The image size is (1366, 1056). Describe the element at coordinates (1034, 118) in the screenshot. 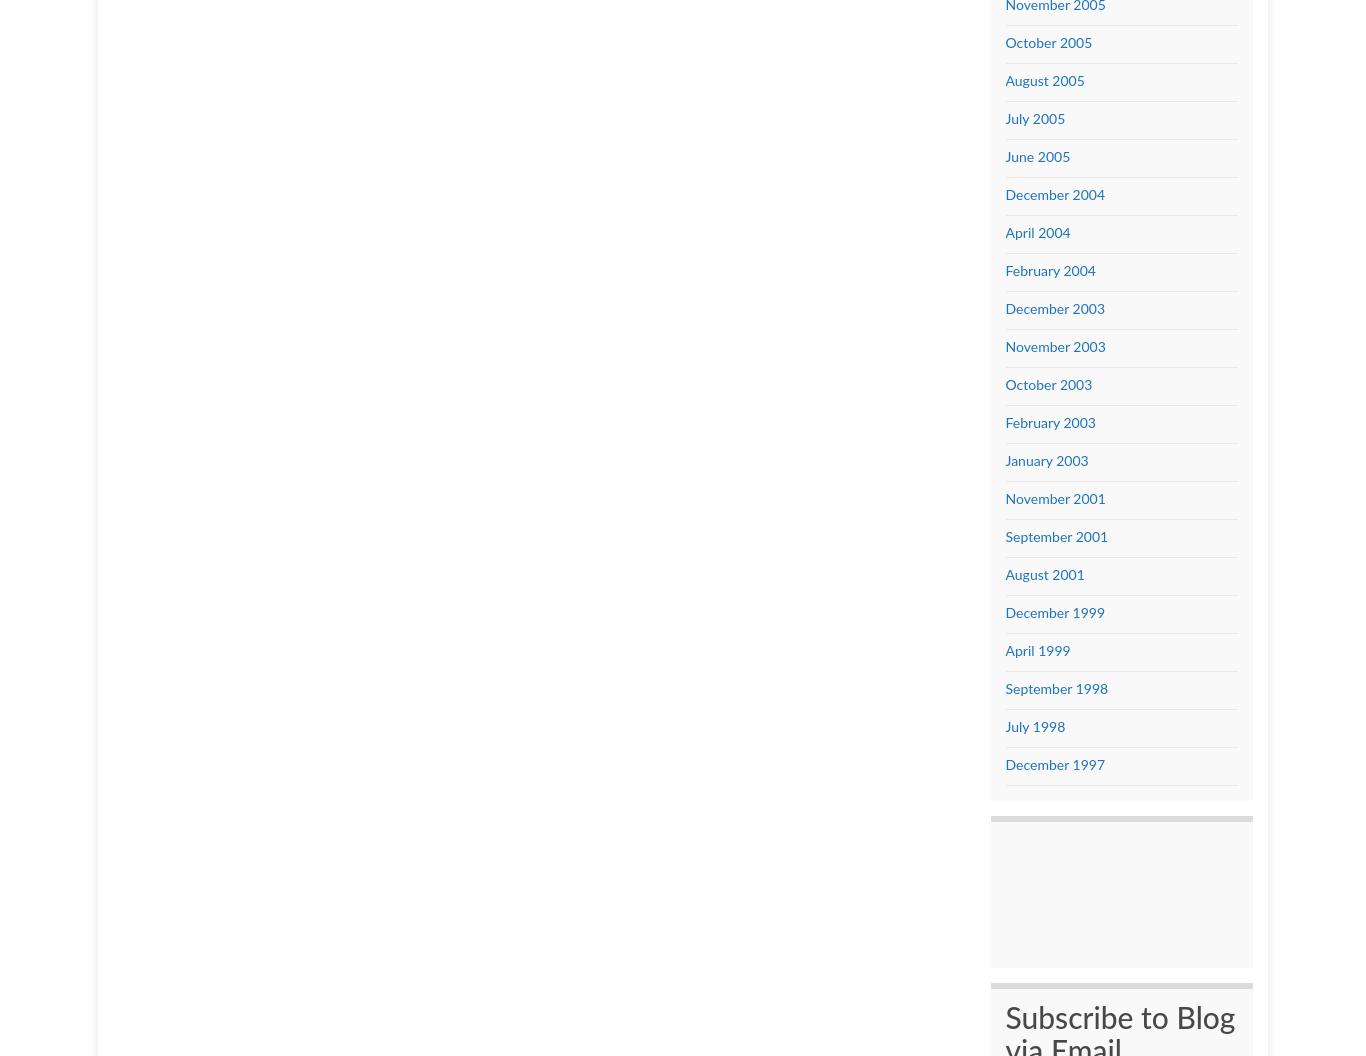

I see `'July 2005'` at that location.